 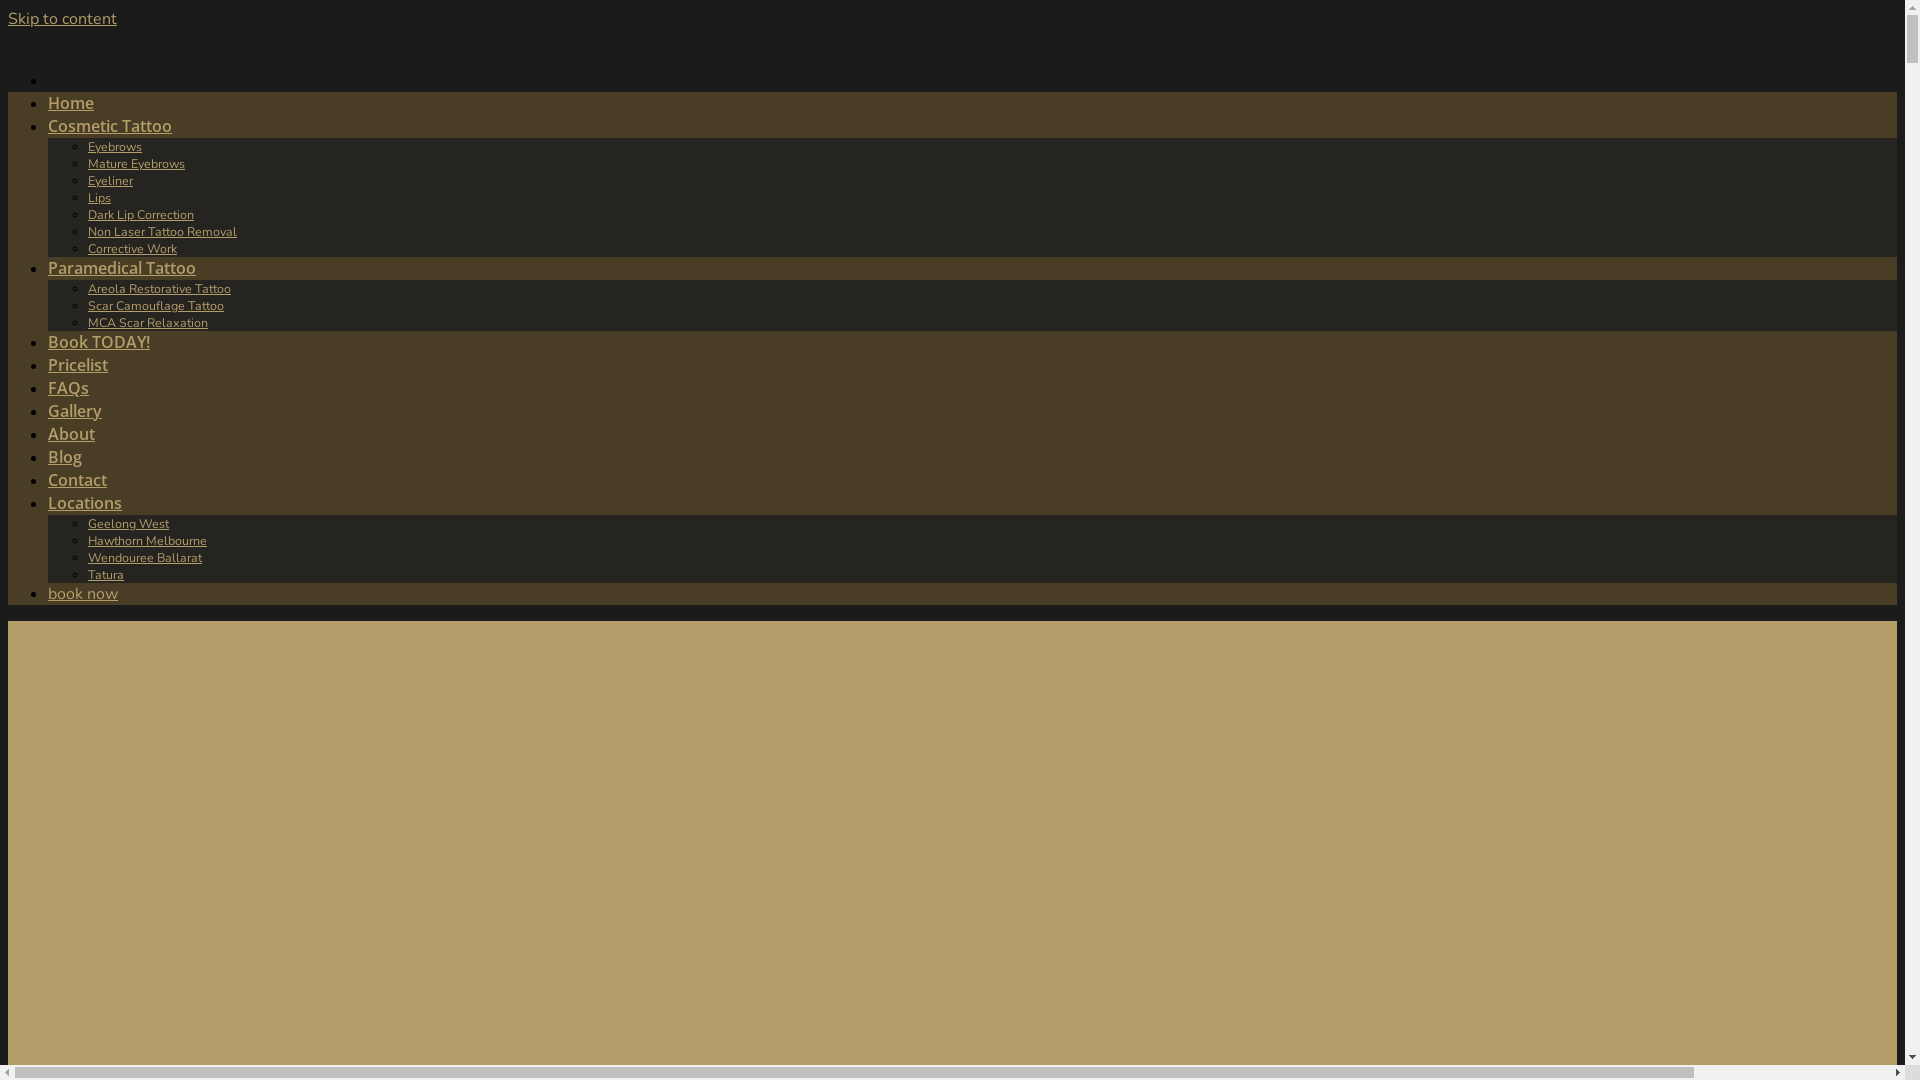 What do you see at coordinates (104, 574) in the screenshot?
I see `'Tatura'` at bounding box center [104, 574].